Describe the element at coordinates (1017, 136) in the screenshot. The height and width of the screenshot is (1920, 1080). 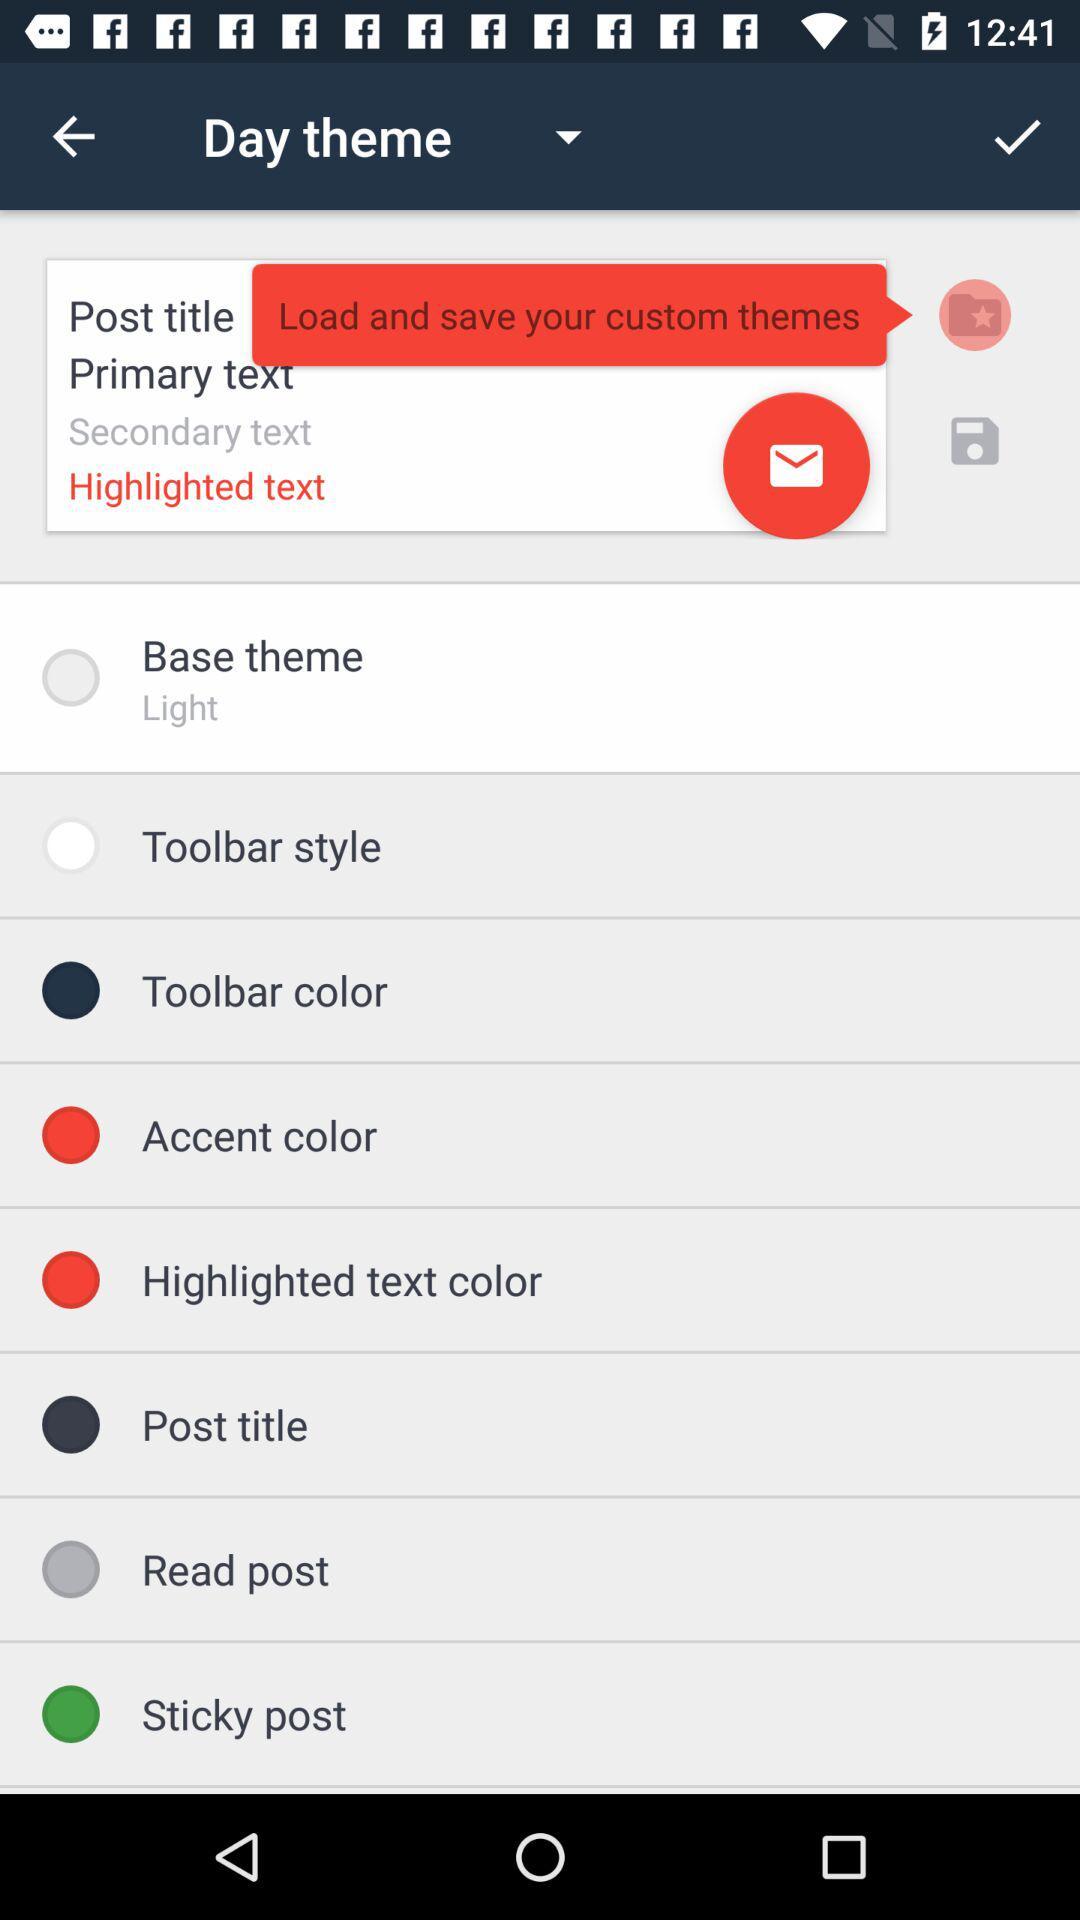
I see `the button at the top right corner of the page` at that location.